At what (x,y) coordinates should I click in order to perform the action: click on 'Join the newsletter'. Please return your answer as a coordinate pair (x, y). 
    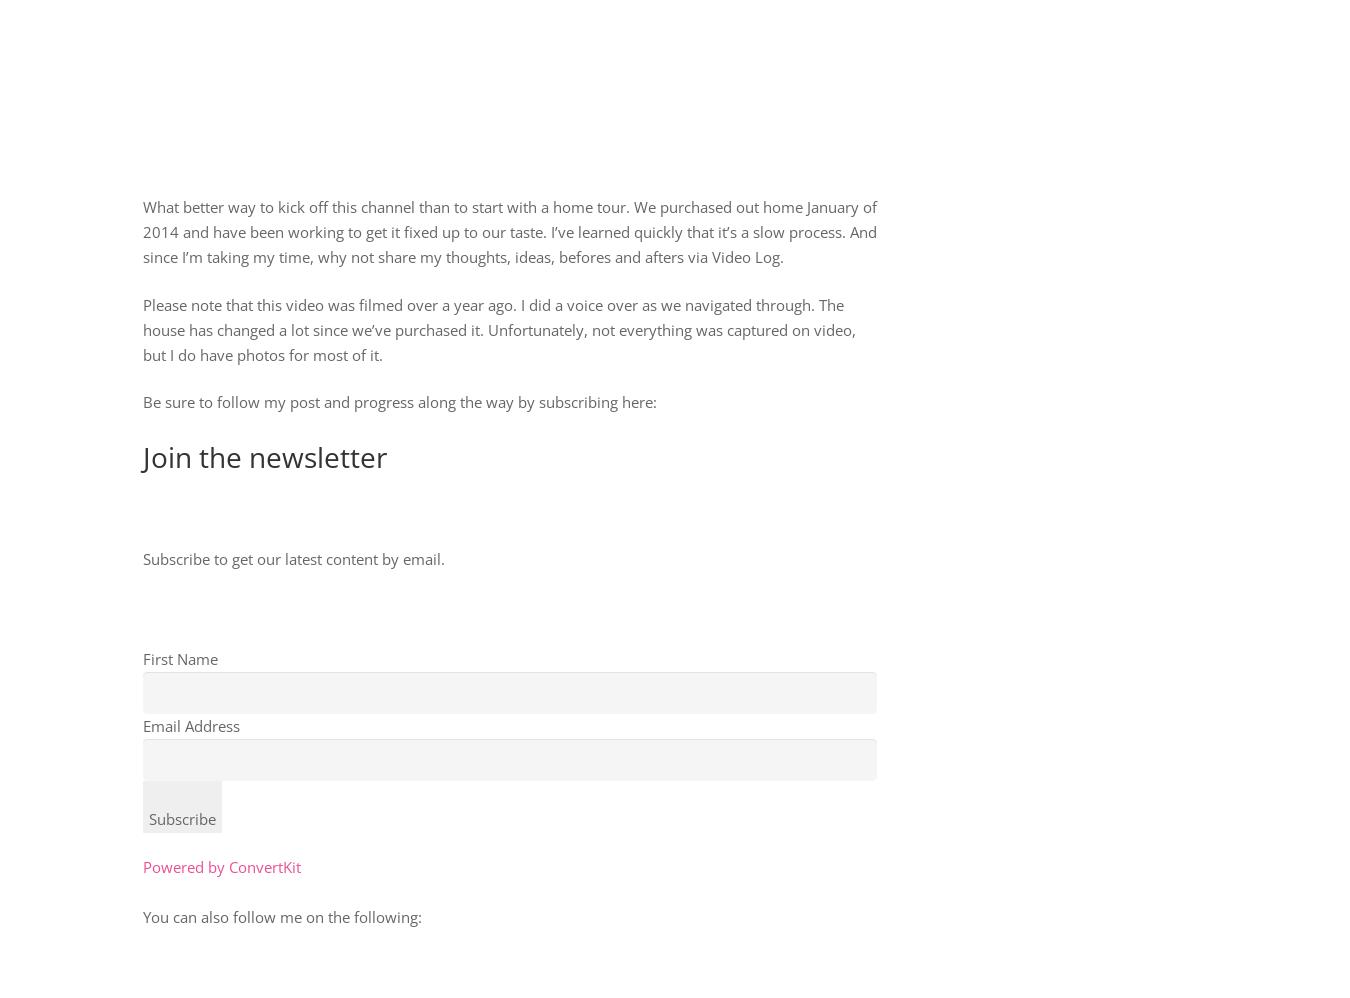
    Looking at the image, I should click on (263, 454).